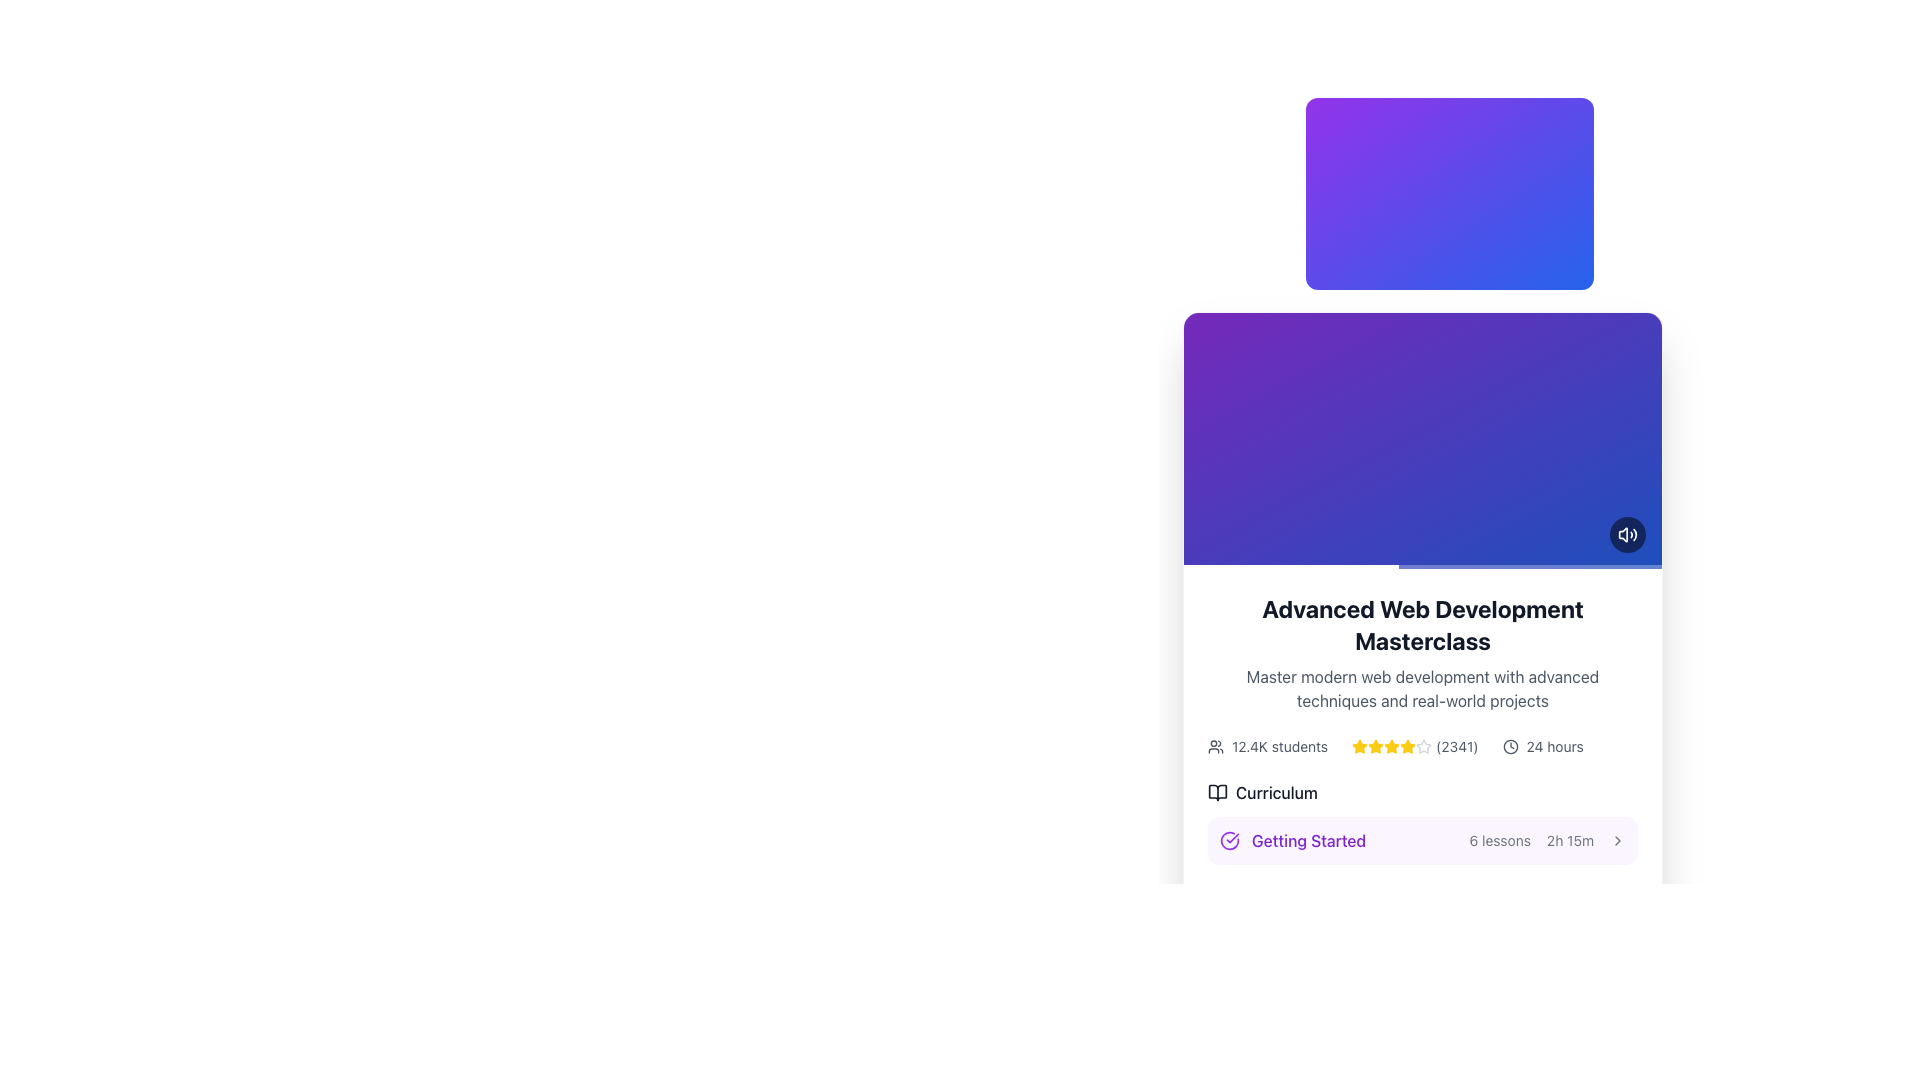 This screenshot has width=1920, height=1080. What do you see at coordinates (1217, 792) in the screenshot?
I see `the small book icon featuring a minimalistic, linear design in black, located next to the text 'Curriculum' at the top-left corner of the content box` at bounding box center [1217, 792].